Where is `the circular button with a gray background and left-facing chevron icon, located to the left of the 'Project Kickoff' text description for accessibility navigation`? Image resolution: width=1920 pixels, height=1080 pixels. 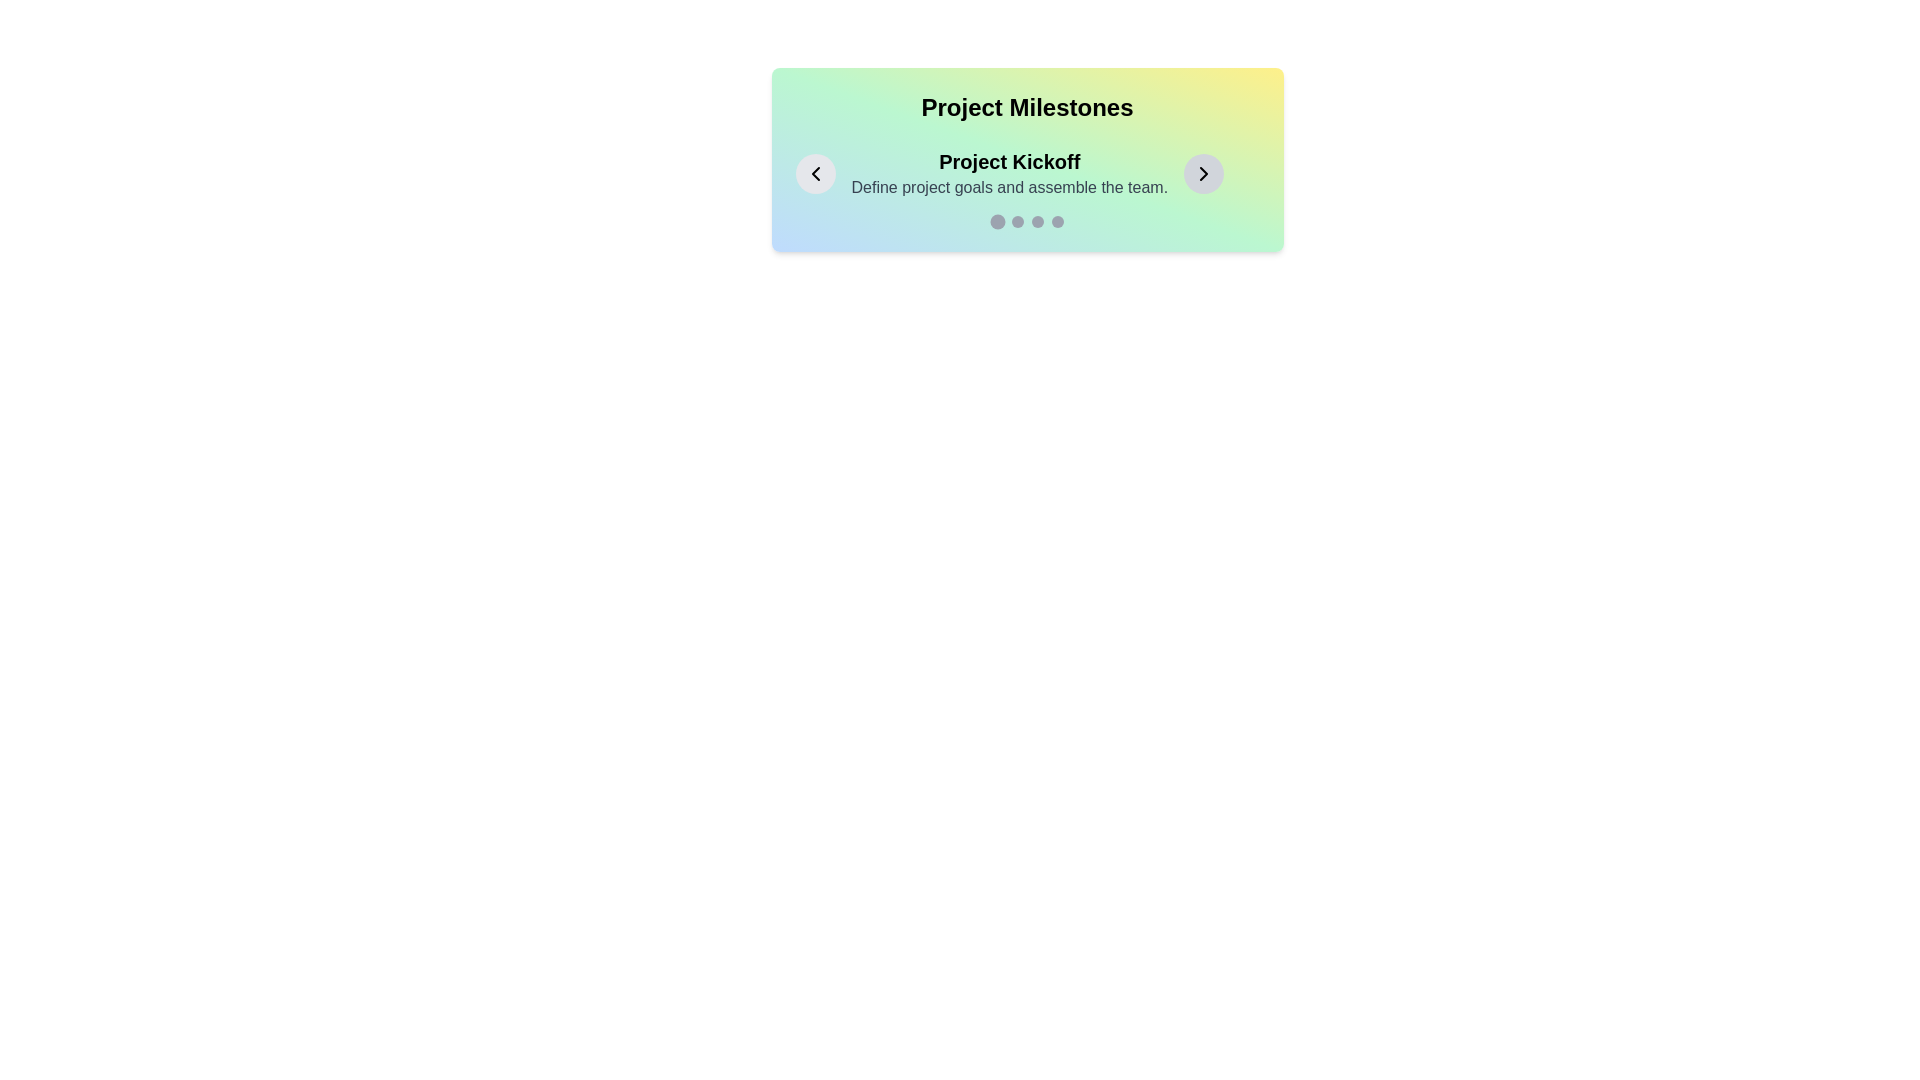 the circular button with a gray background and left-facing chevron icon, located to the left of the 'Project Kickoff' text description for accessibility navigation is located at coordinates (815, 172).